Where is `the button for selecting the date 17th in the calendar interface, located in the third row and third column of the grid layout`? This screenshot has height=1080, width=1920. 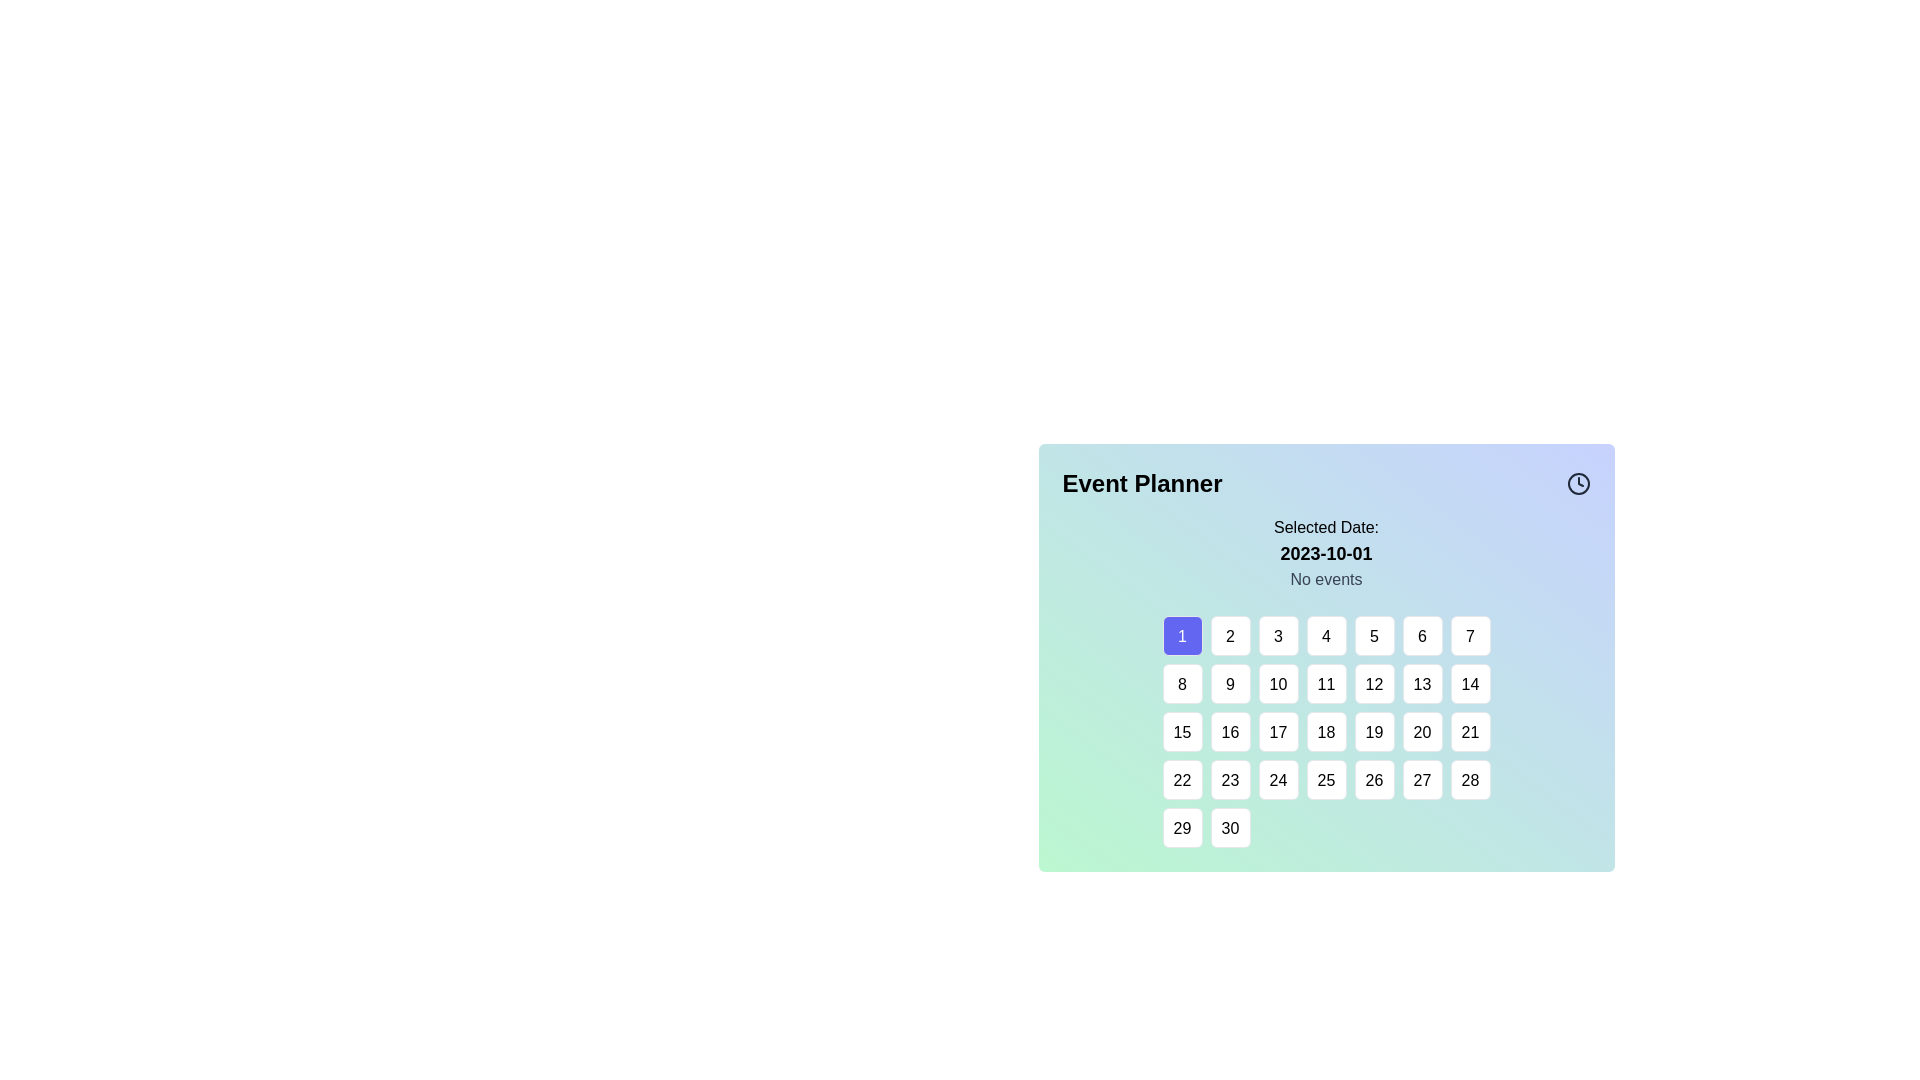 the button for selecting the date 17th in the calendar interface, located in the third row and third column of the grid layout is located at coordinates (1277, 732).